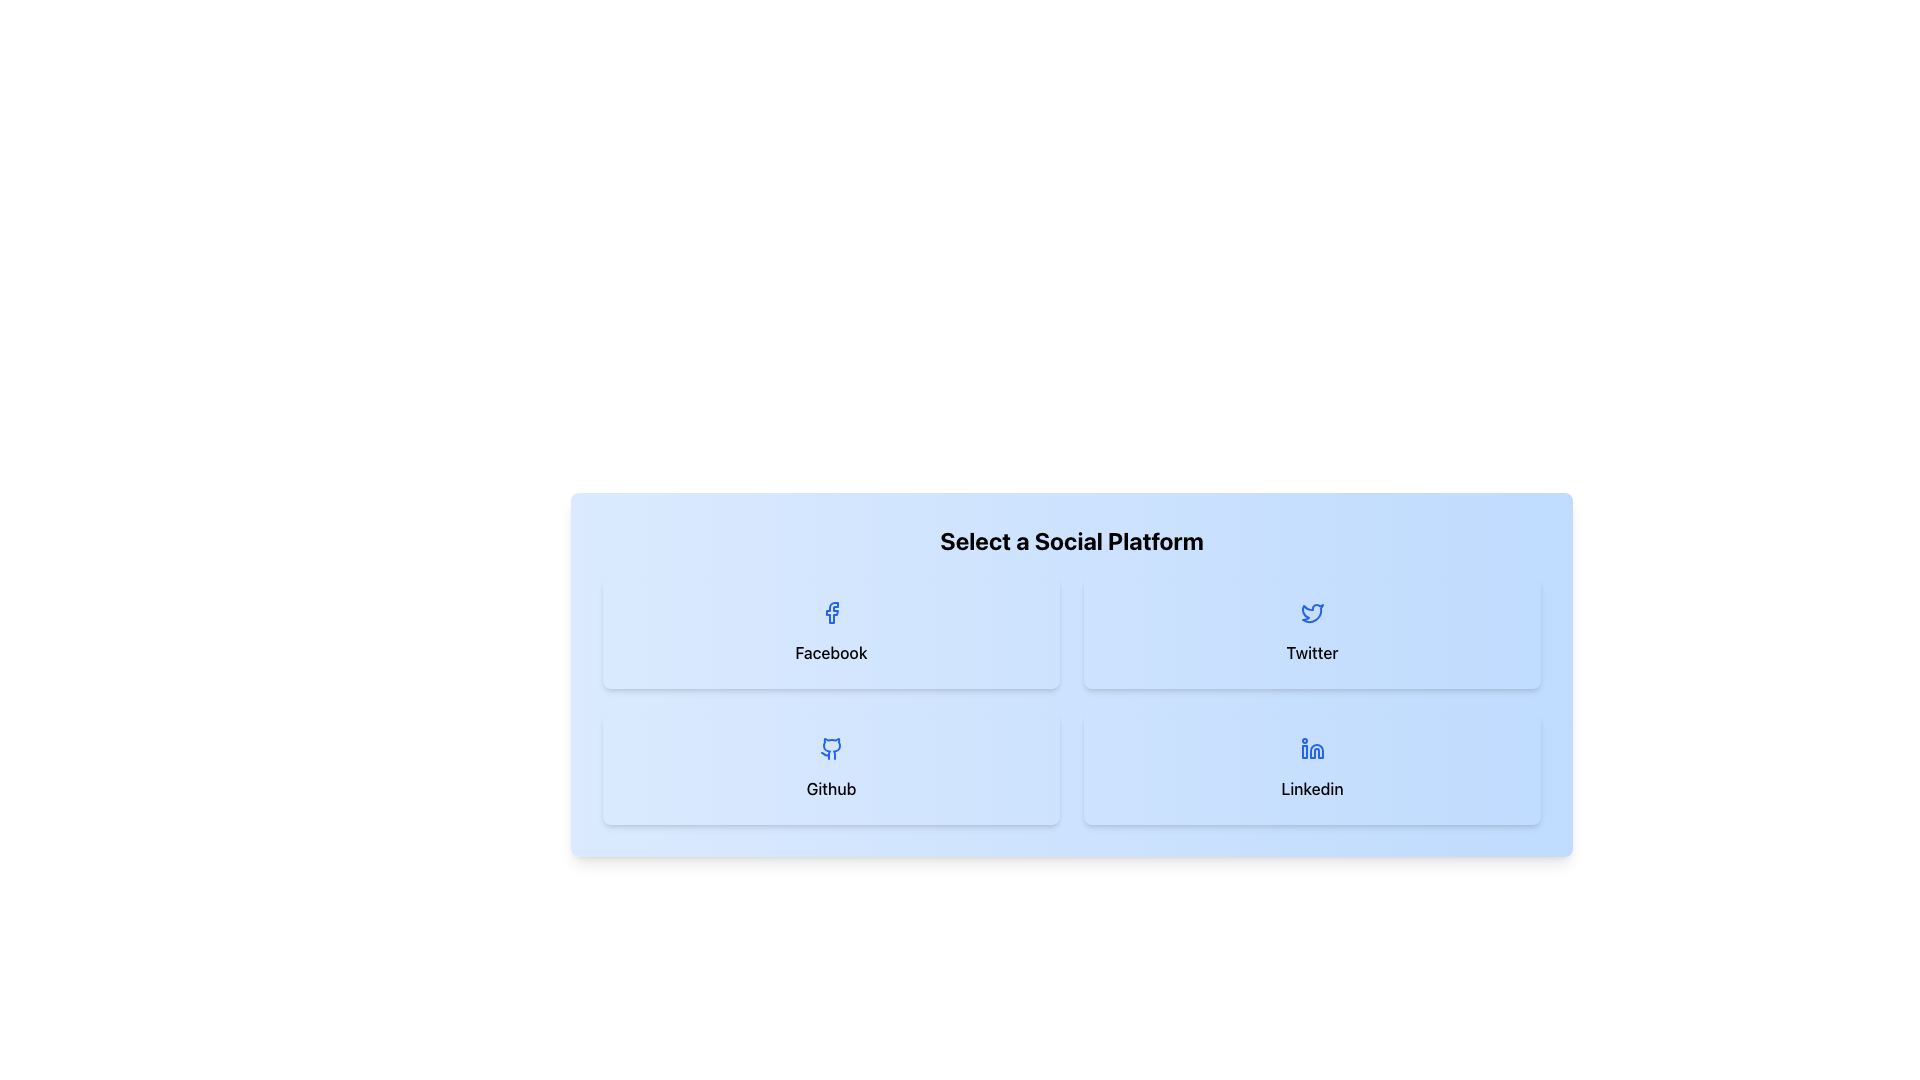 The height and width of the screenshot is (1080, 1920). I want to click on the Facebook selection button located in the upper-left corner of the grid layout, so click(831, 632).